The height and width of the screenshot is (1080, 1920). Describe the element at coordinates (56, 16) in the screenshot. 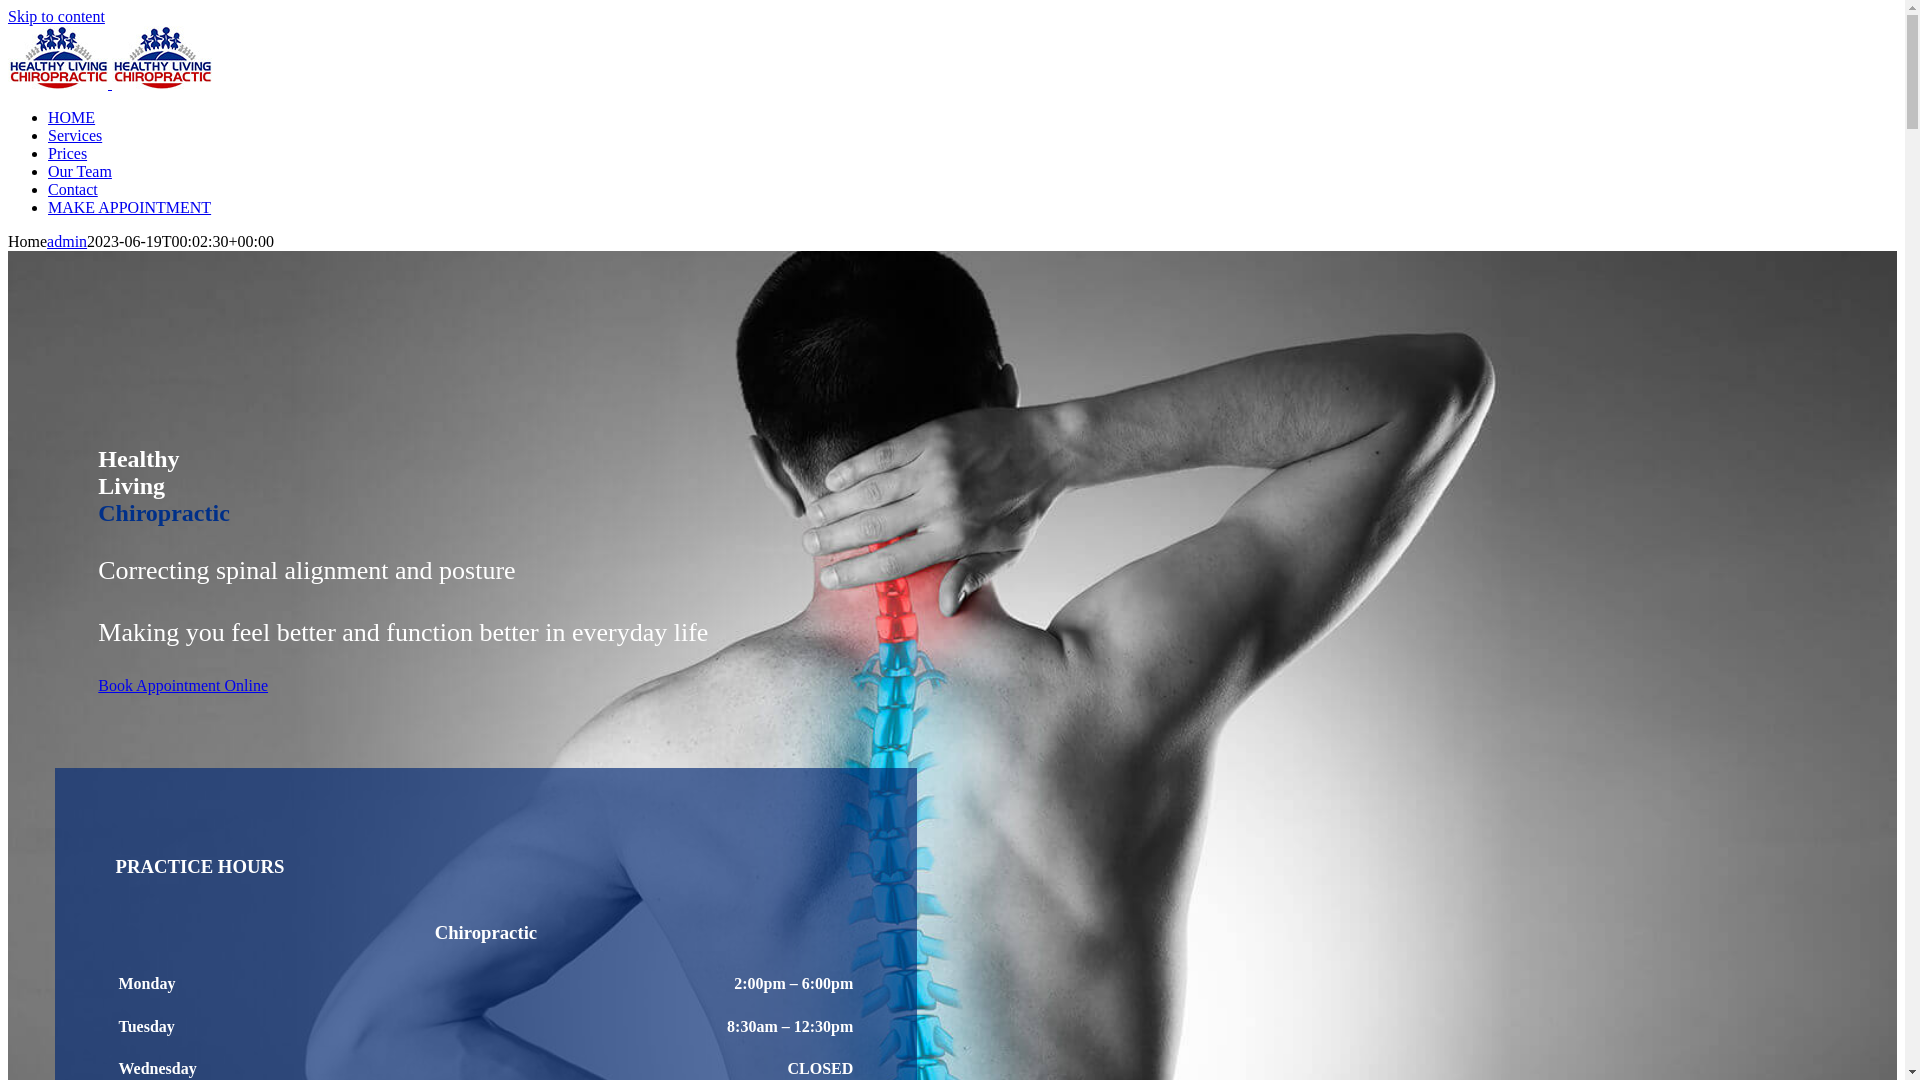

I see `'Skip to content'` at that location.